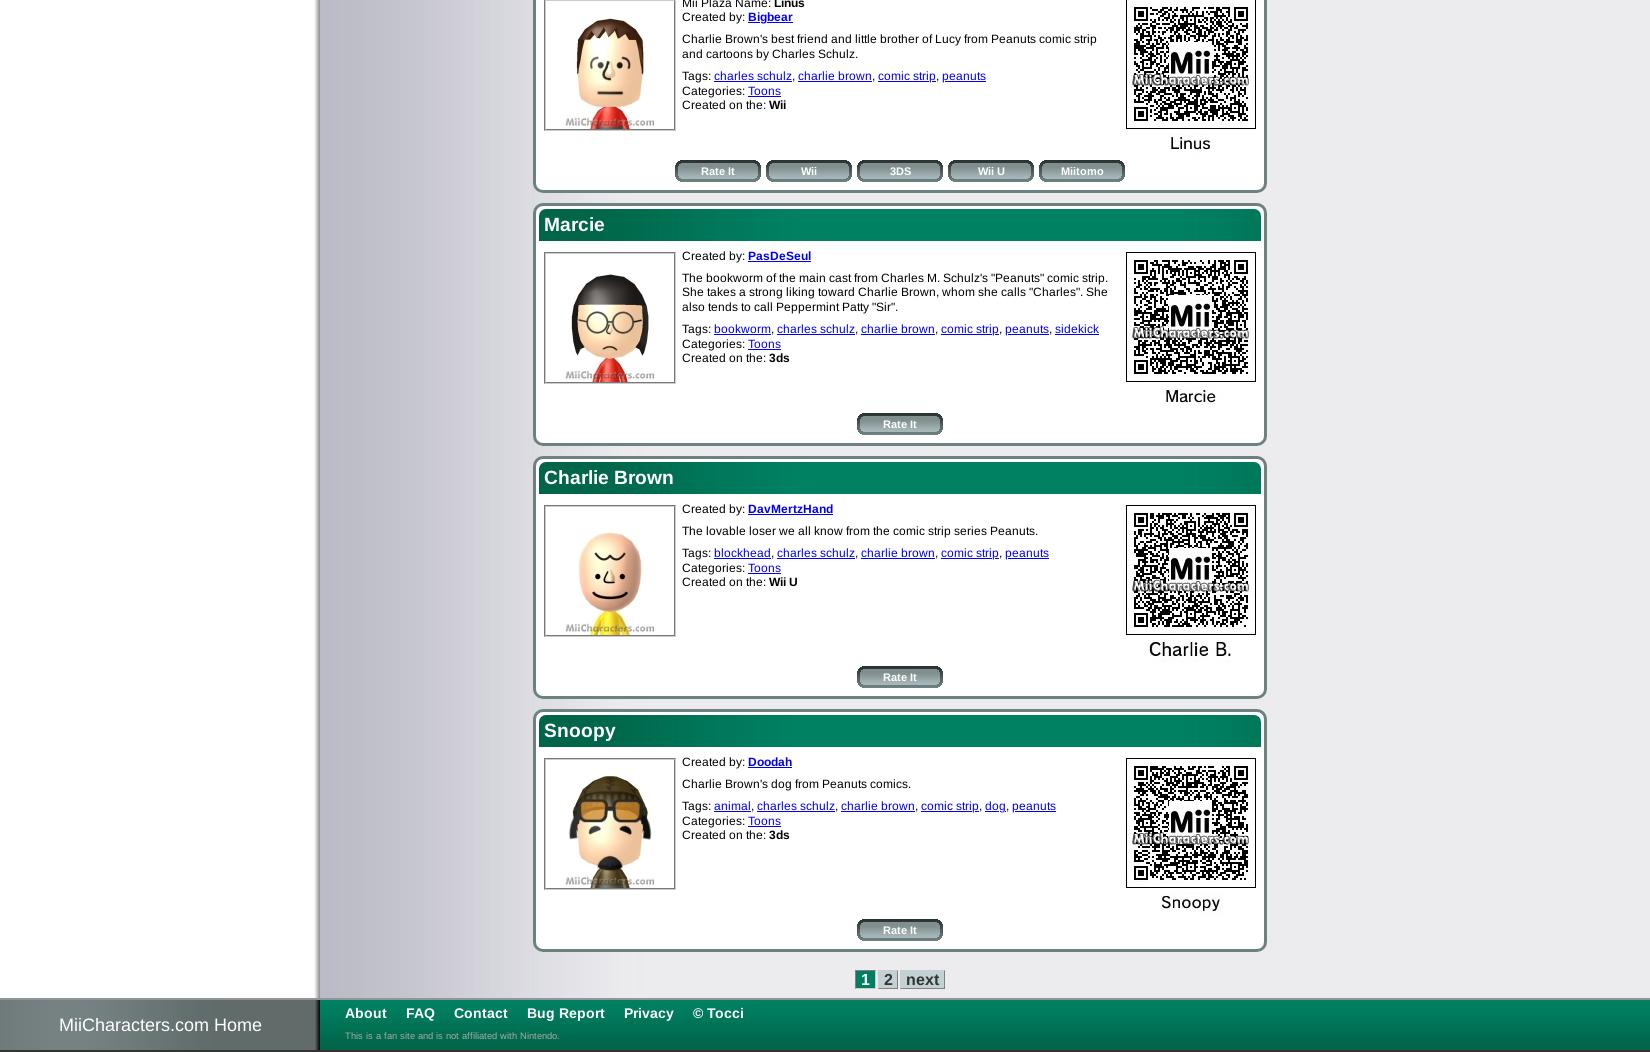 This screenshot has width=1650, height=1052. Describe the element at coordinates (537, 1033) in the screenshot. I see `'Nintendo'` at that location.